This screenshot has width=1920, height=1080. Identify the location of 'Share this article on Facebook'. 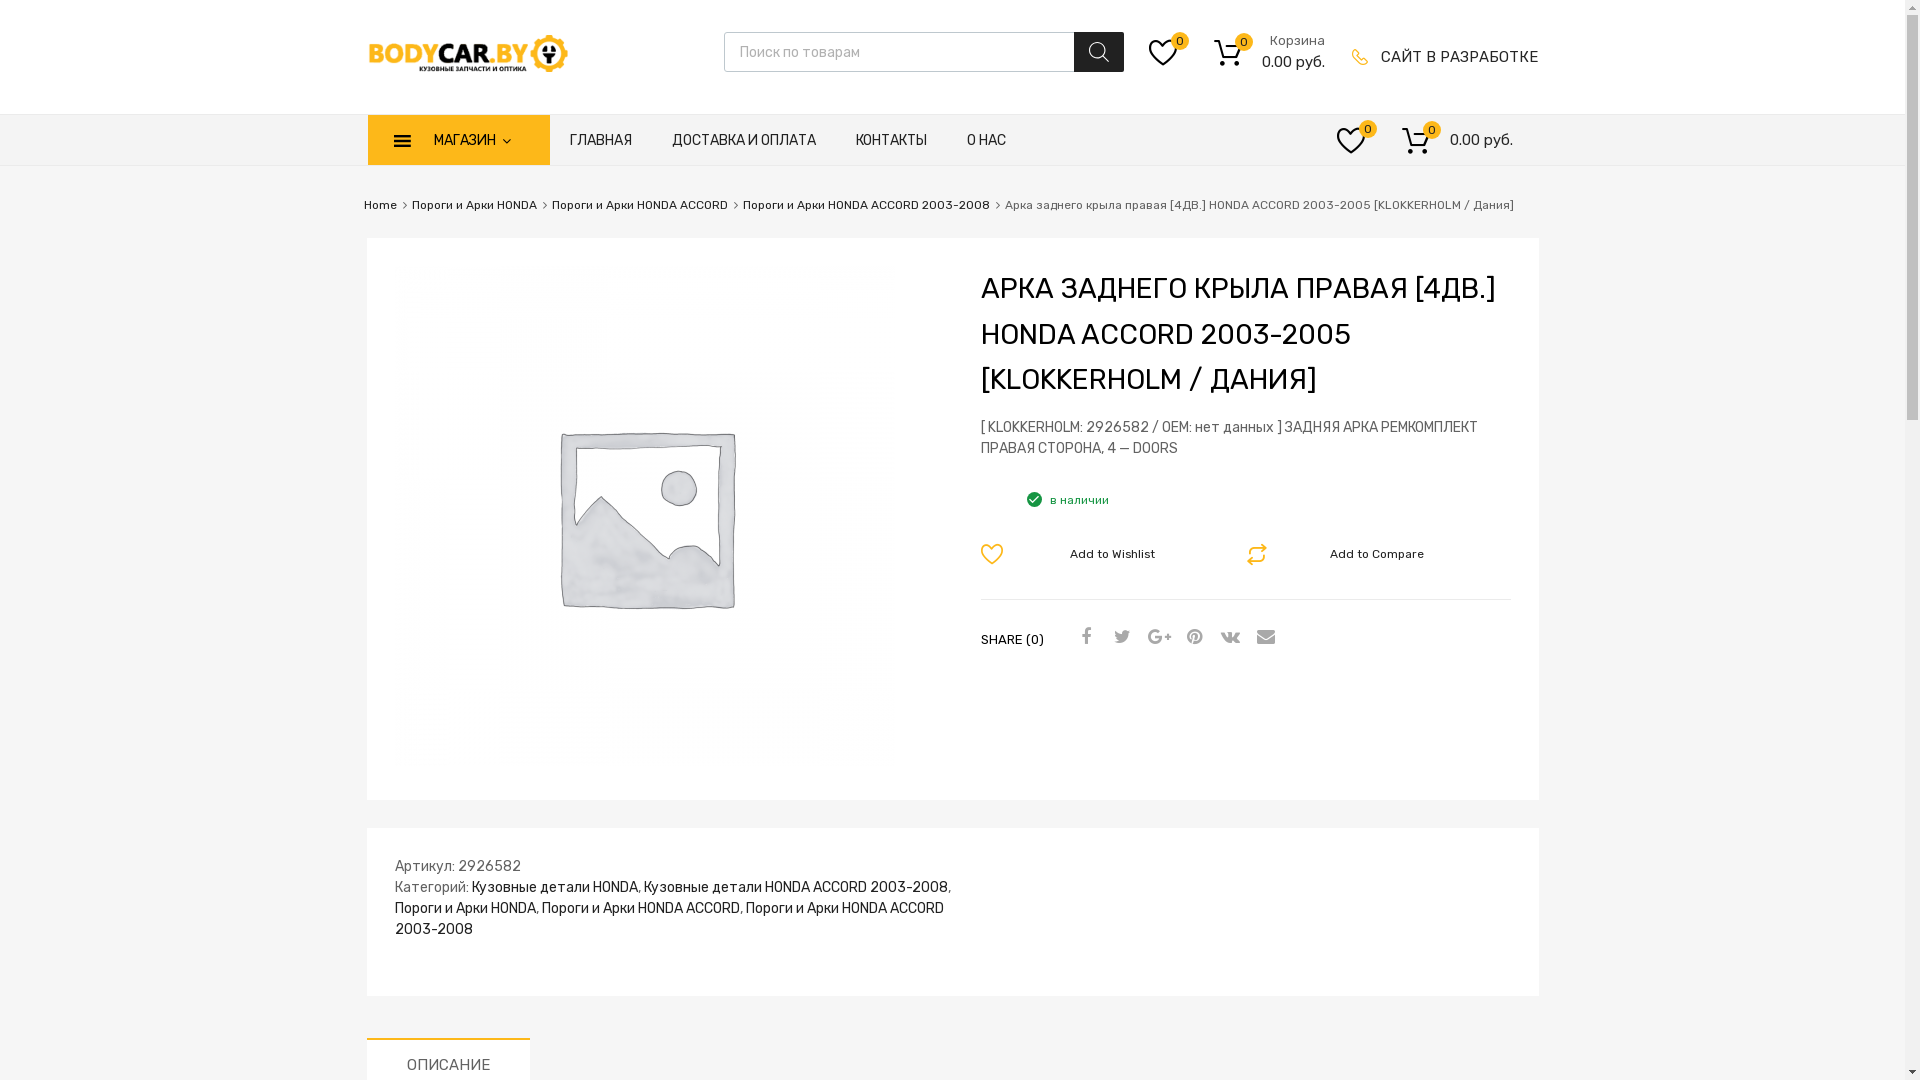
(1082, 637).